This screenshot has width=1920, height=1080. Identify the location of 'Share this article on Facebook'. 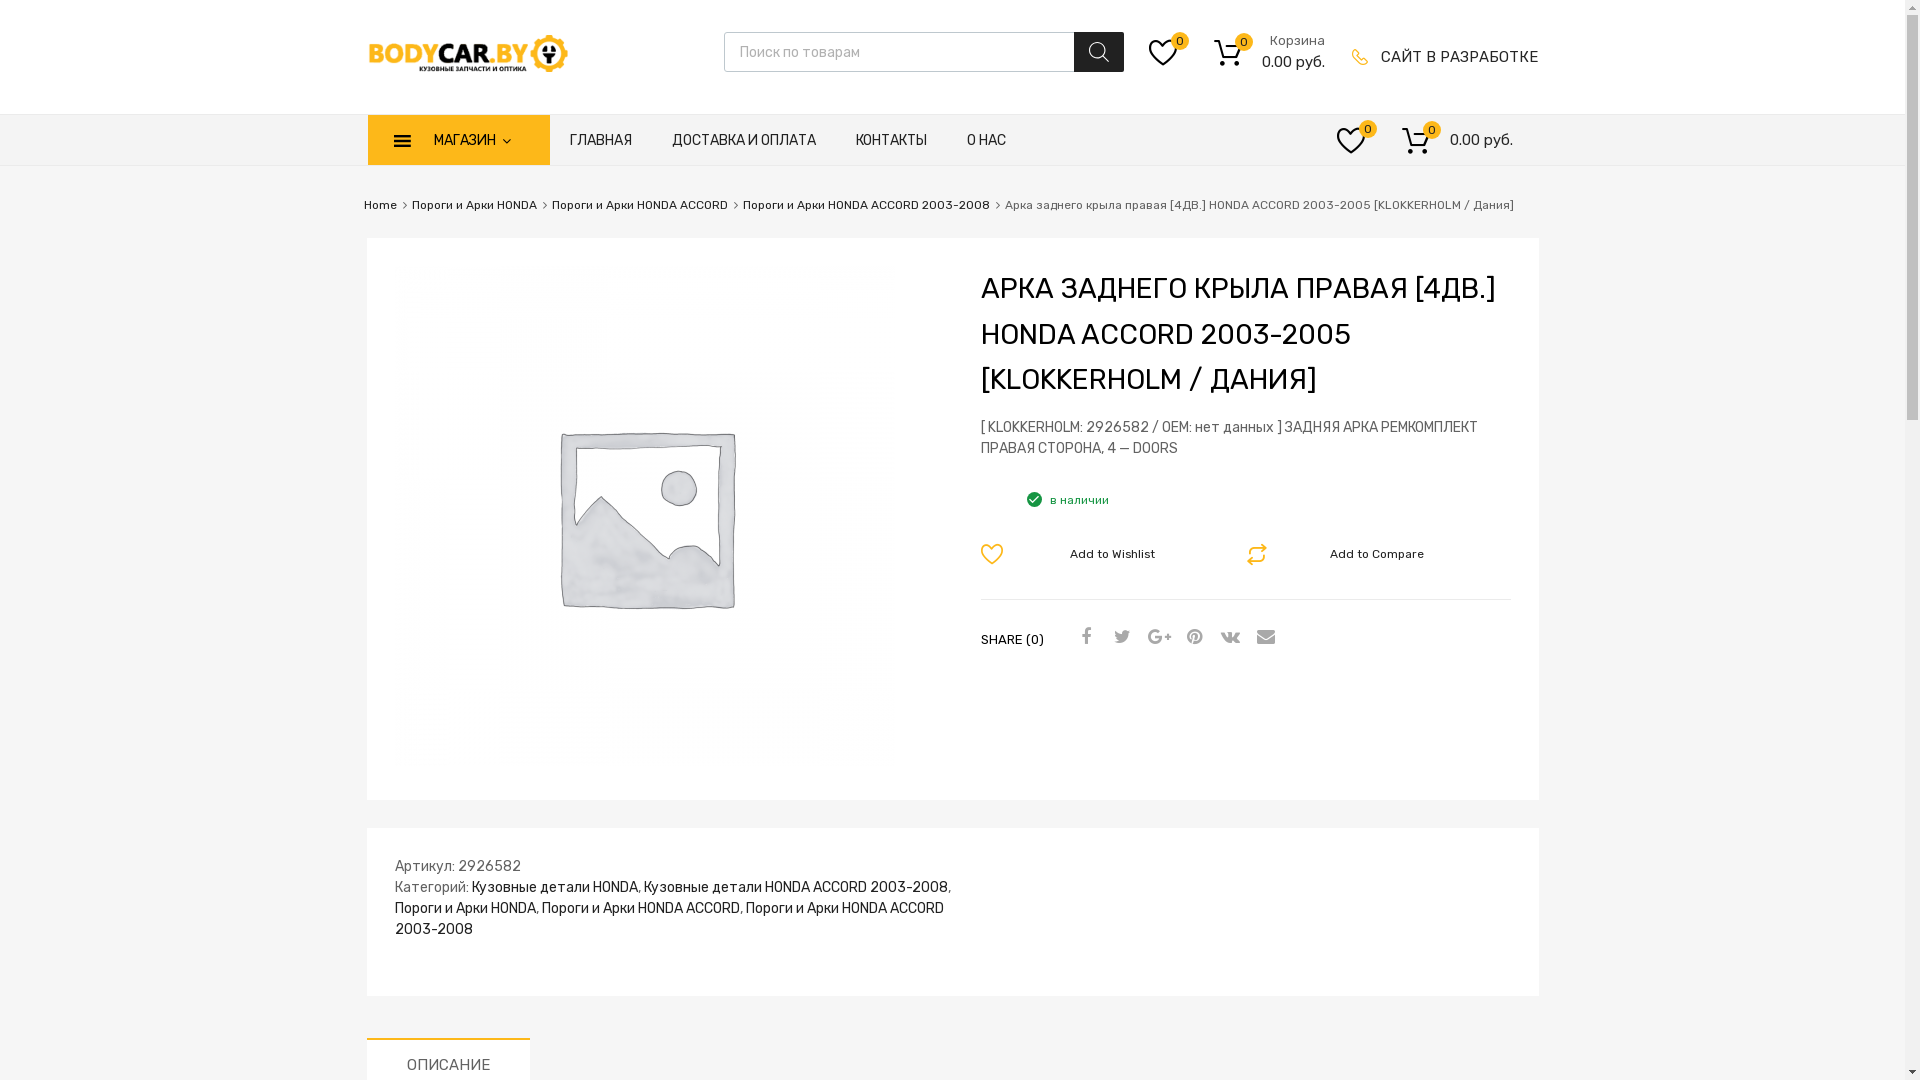
(1082, 637).